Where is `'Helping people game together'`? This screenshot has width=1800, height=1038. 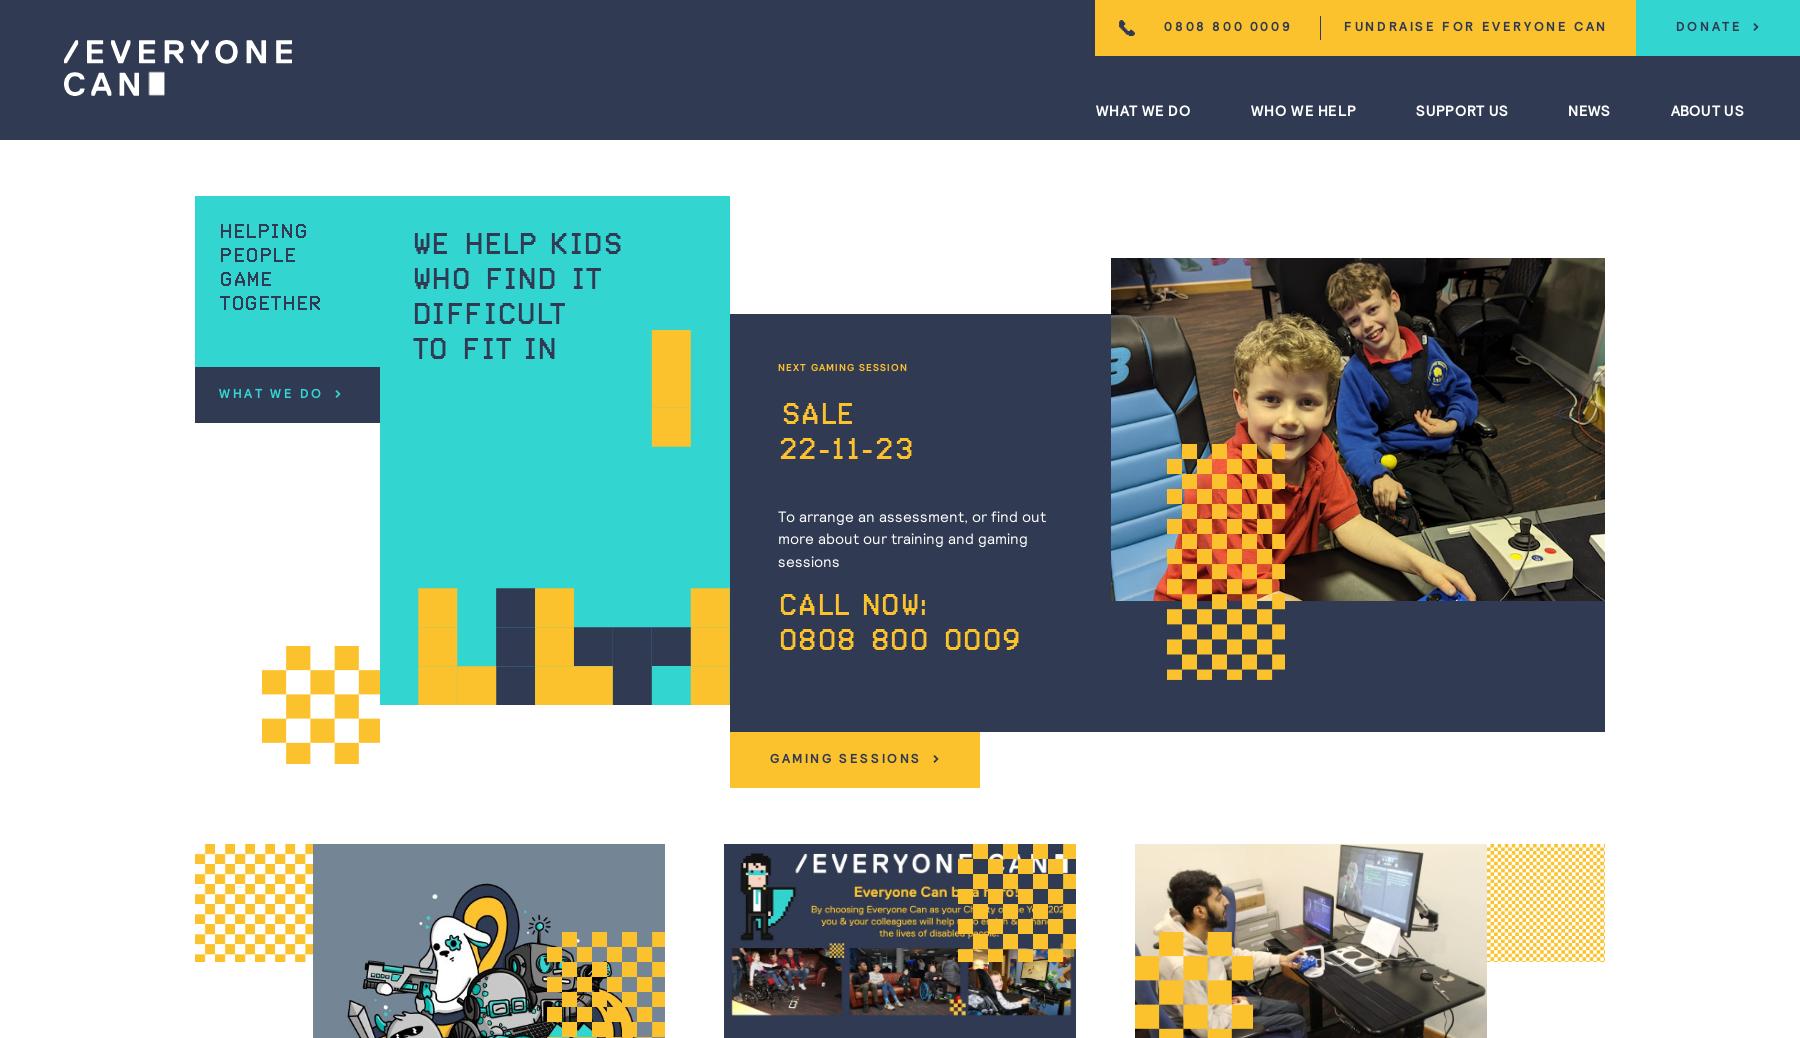 'Helping people game together' is located at coordinates (269, 268).